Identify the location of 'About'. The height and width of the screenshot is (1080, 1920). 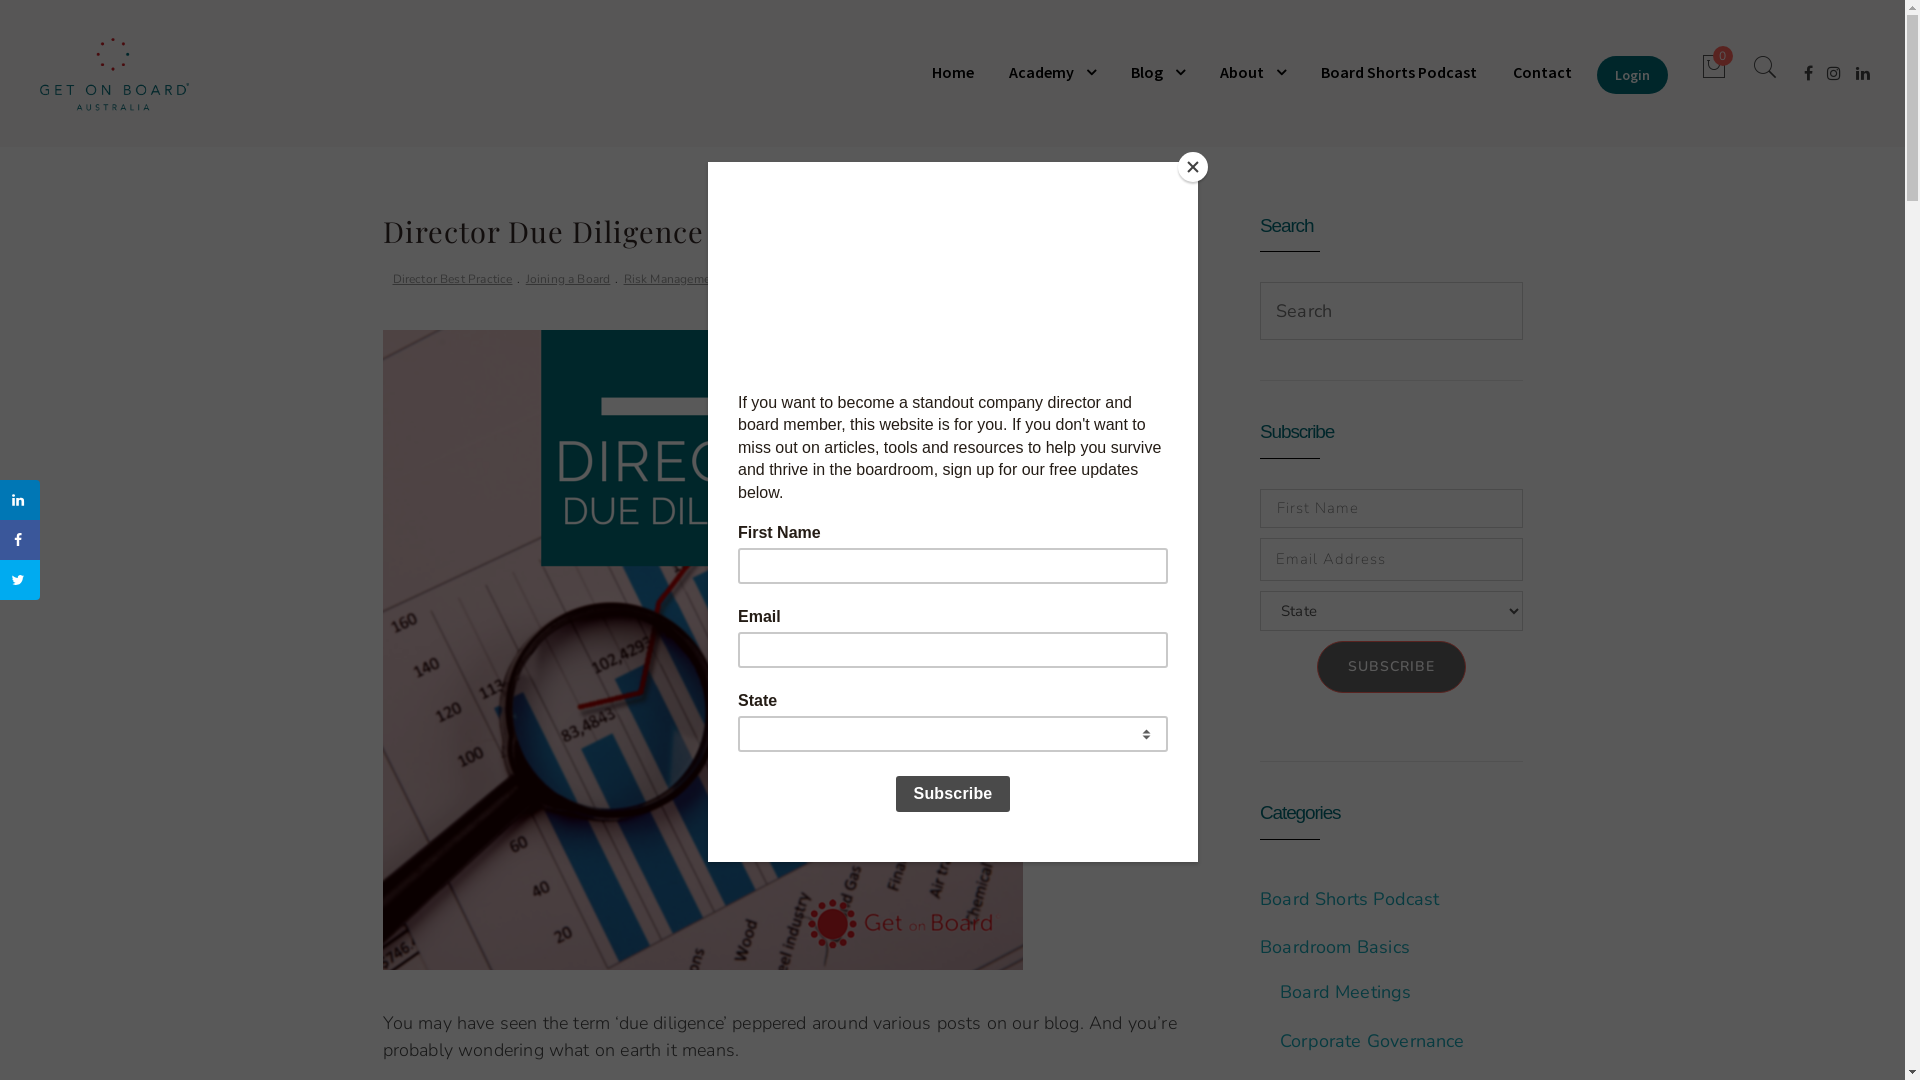
(1251, 71).